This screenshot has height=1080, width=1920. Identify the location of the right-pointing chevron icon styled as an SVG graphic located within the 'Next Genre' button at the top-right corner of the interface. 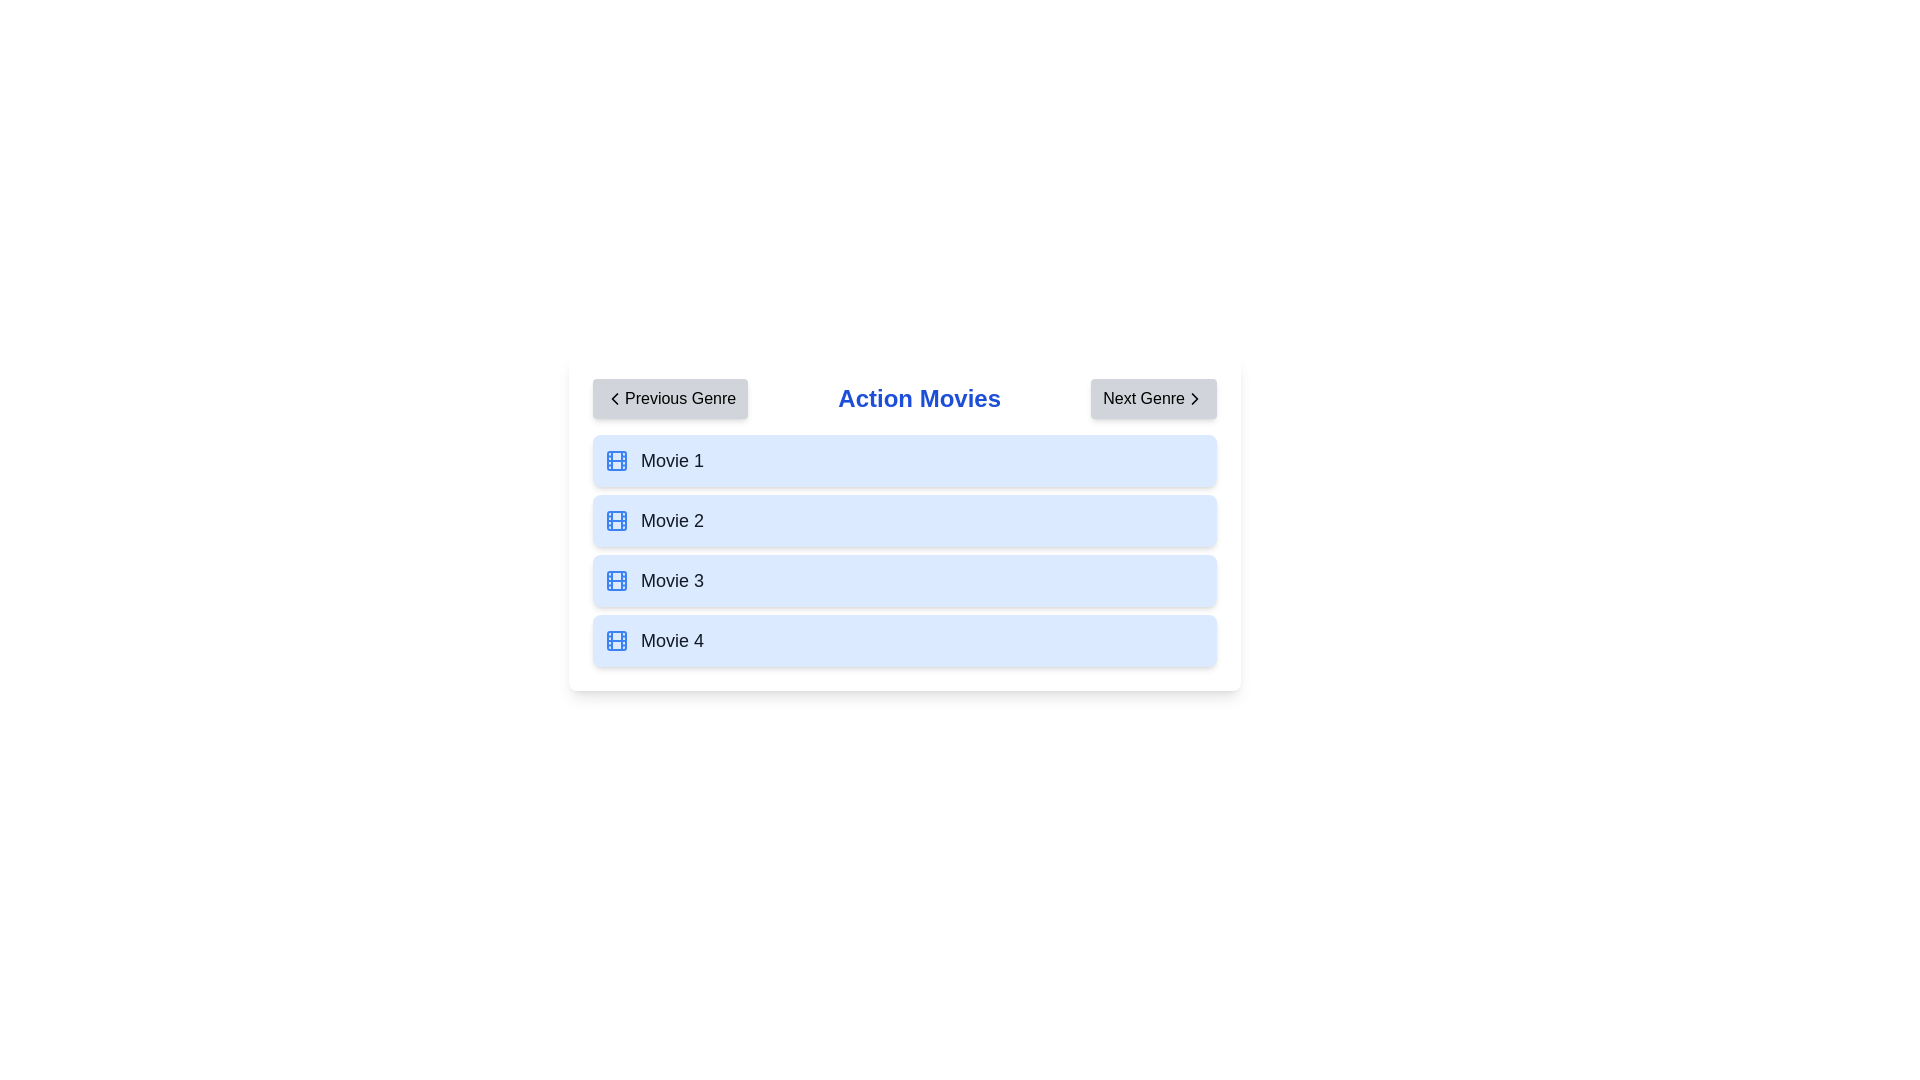
(1195, 398).